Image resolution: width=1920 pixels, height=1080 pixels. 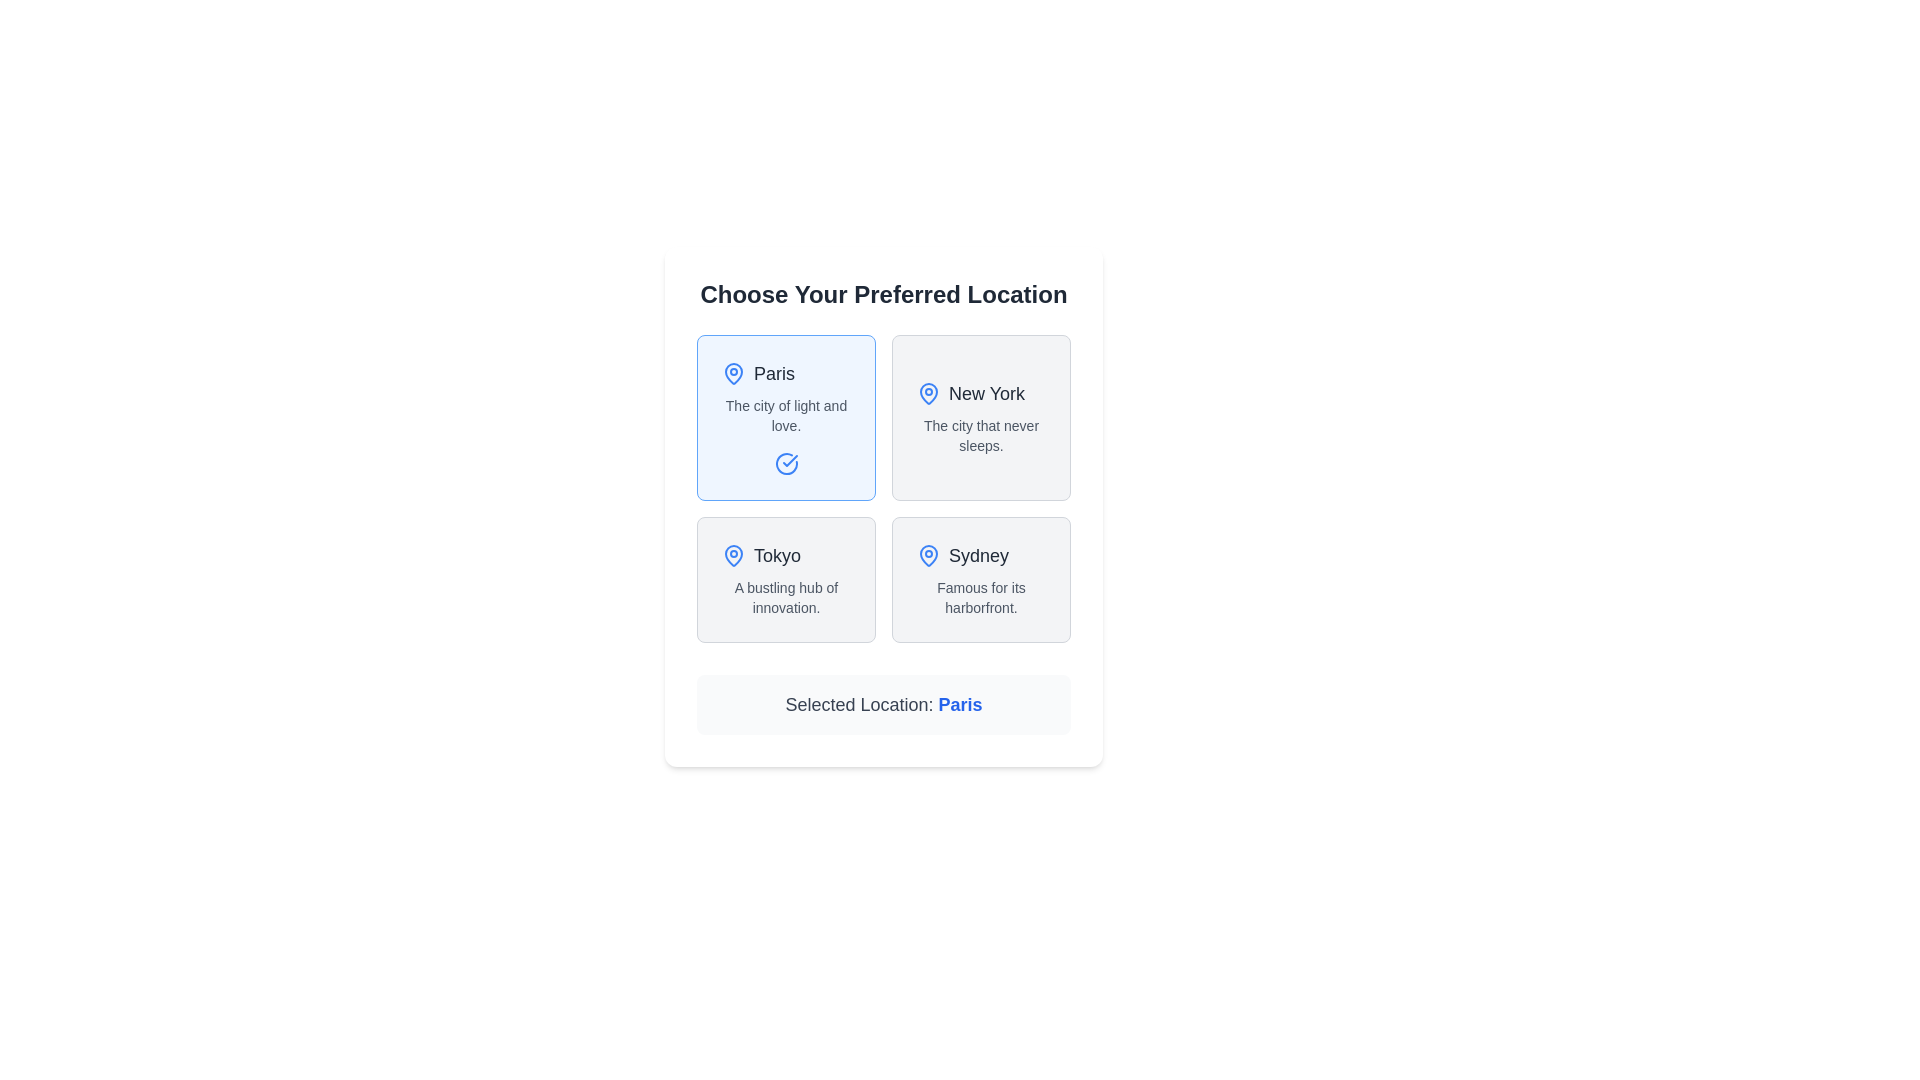 What do you see at coordinates (979, 555) in the screenshot?
I see `the text label 'Sydney' which is styled in a larger, bold font and is located beside a blue map pin icon in the lower-right quadrant of the grid layout` at bounding box center [979, 555].